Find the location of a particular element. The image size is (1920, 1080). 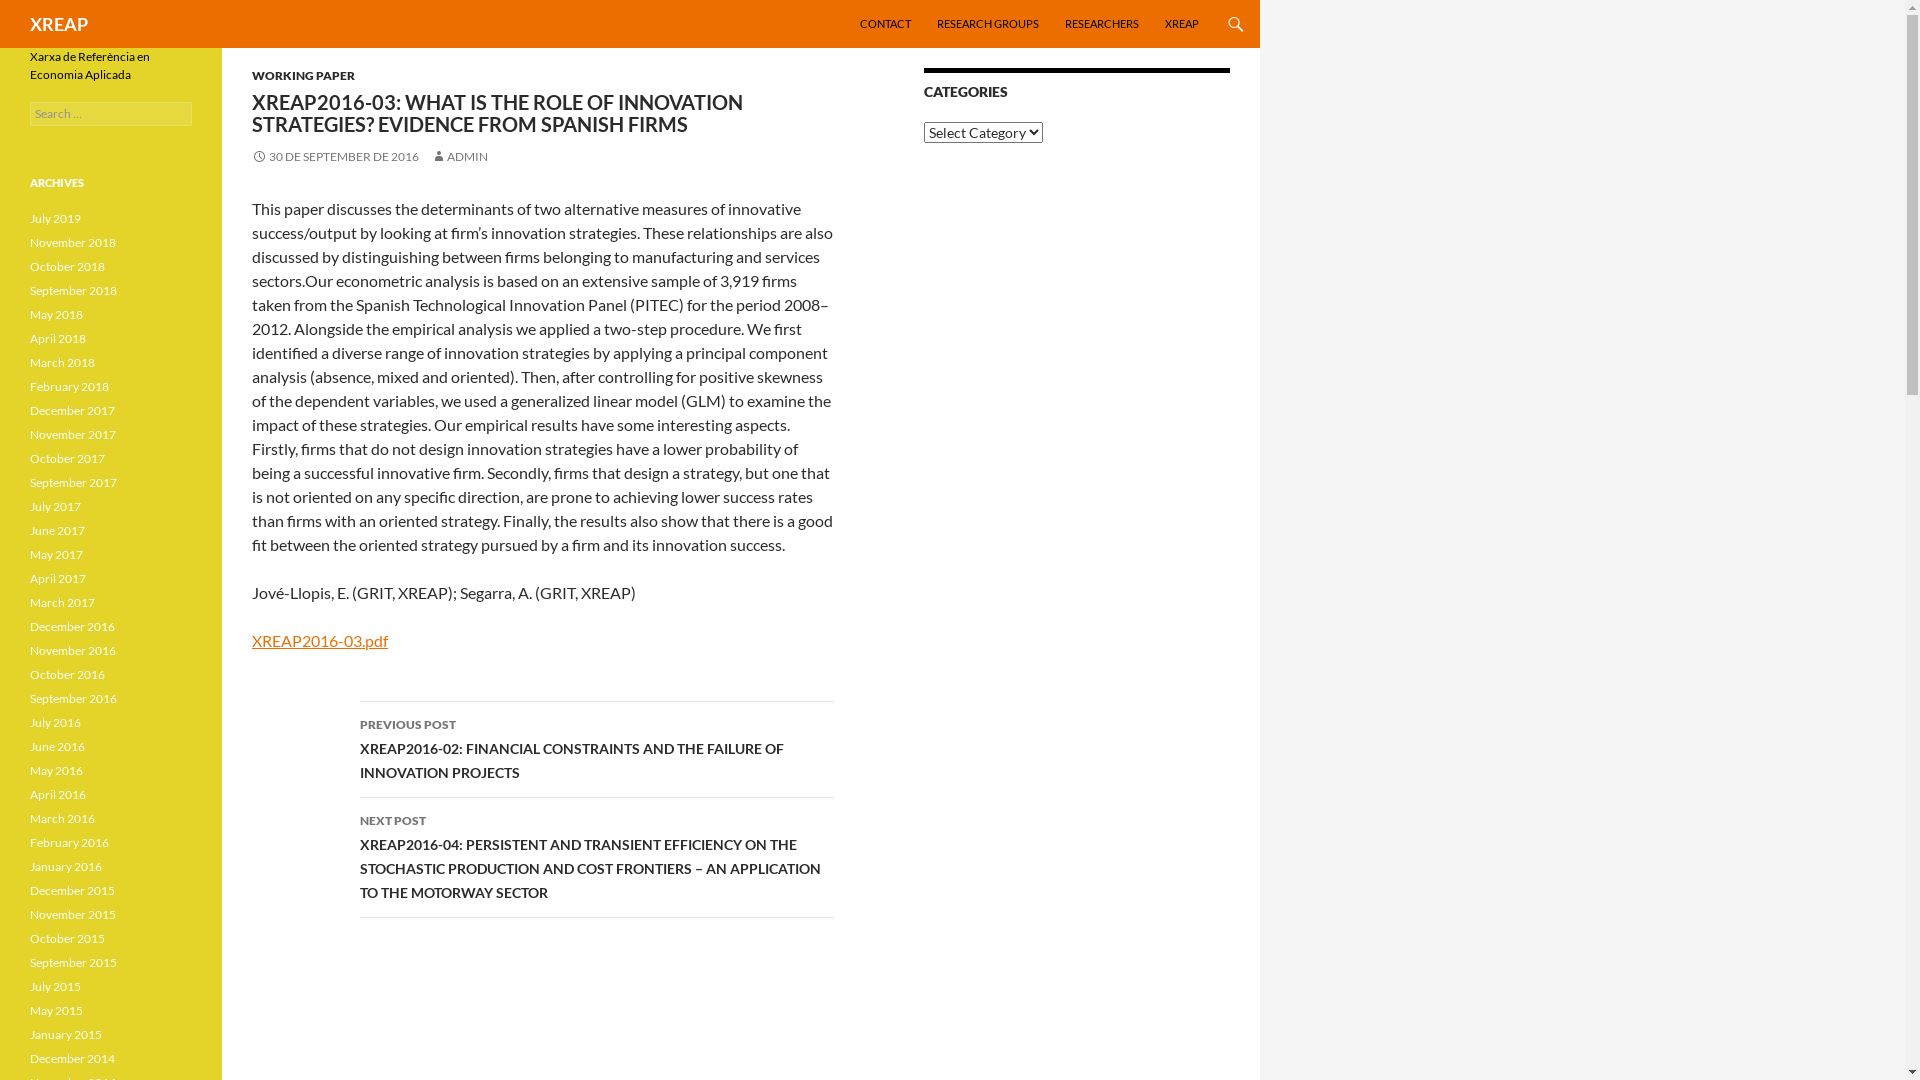

'December 2017' is located at coordinates (72, 409).